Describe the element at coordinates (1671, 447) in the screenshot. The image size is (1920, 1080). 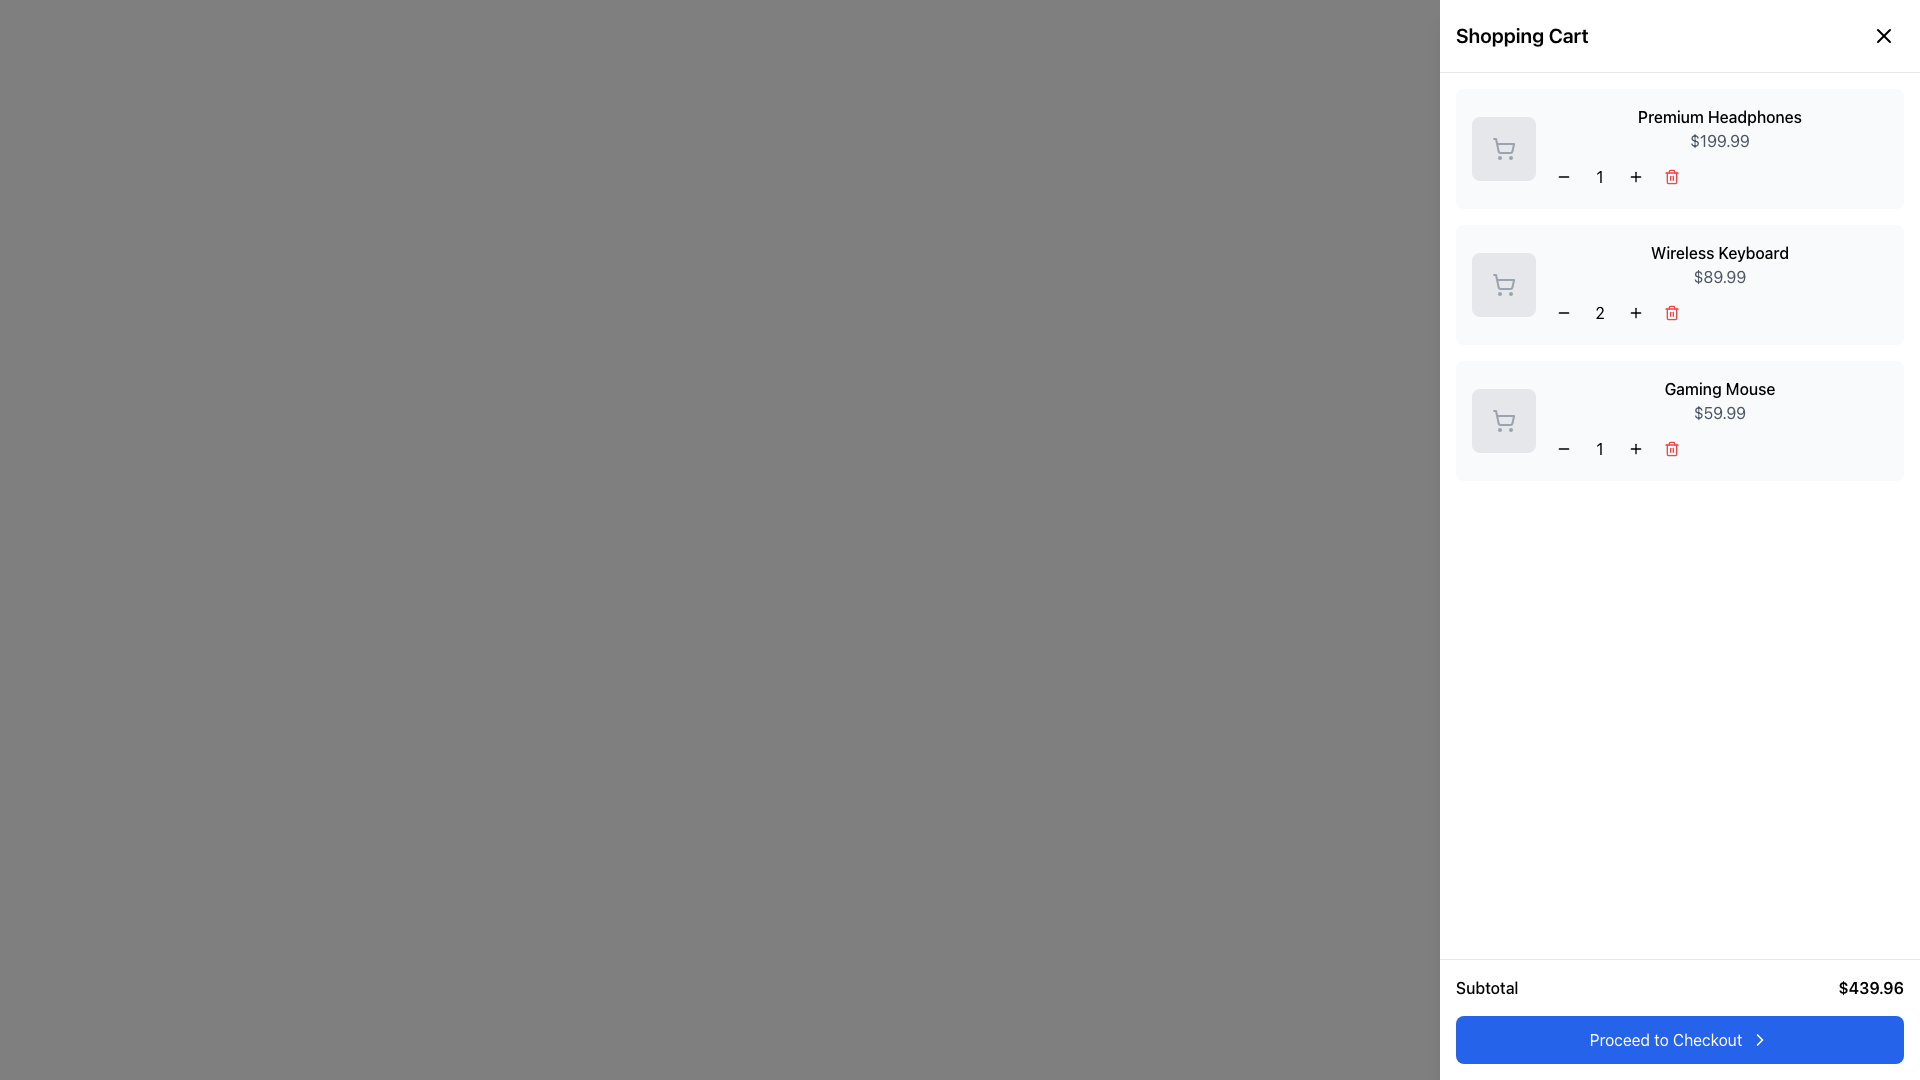
I see `the Icon button located on the right-most side of the shopping cart item` at that location.